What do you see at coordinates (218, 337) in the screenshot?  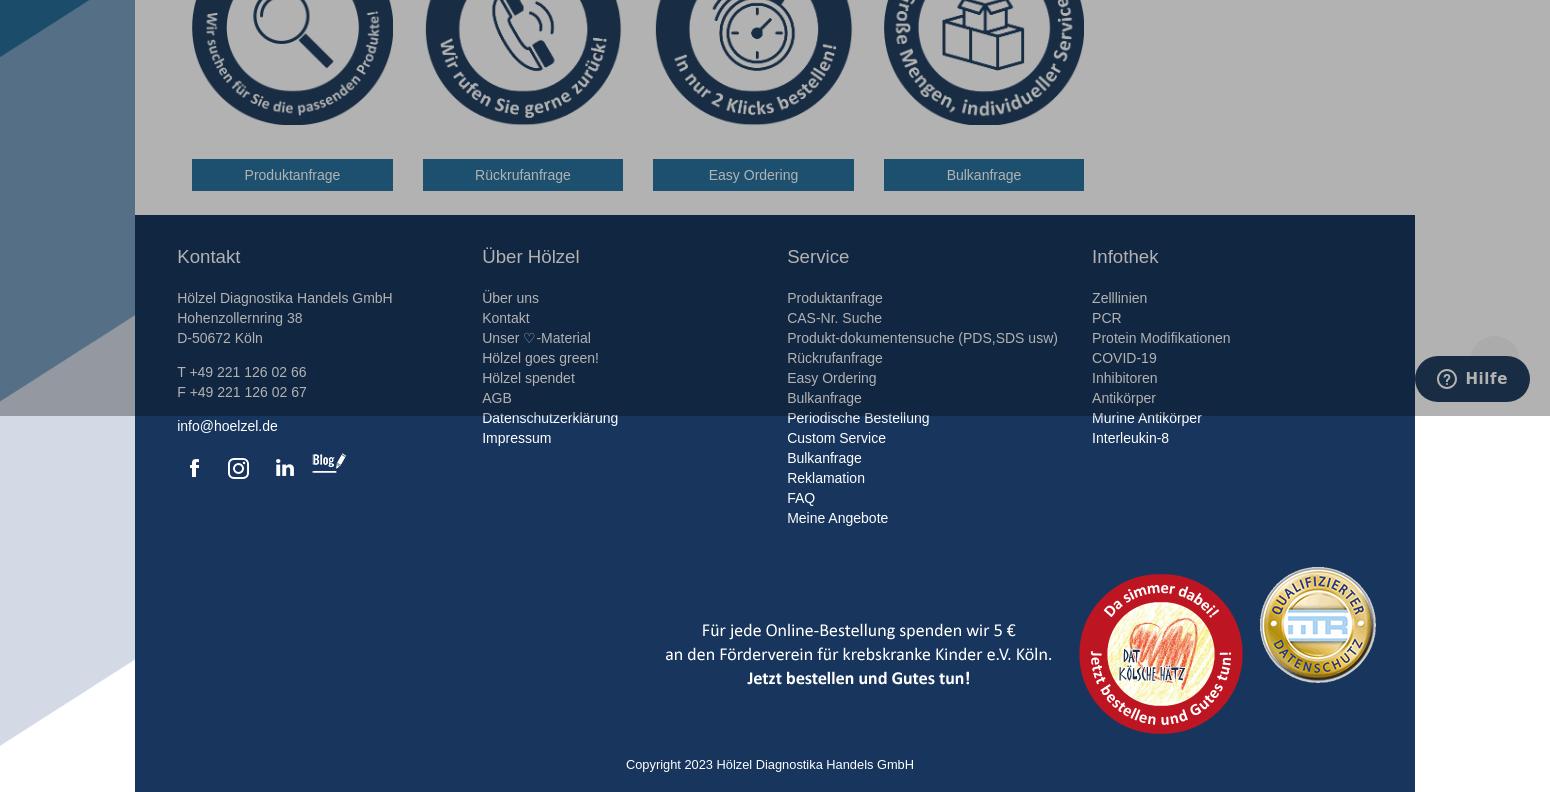 I see `'D-50672 Köln'` at bounding box center [218, 337].